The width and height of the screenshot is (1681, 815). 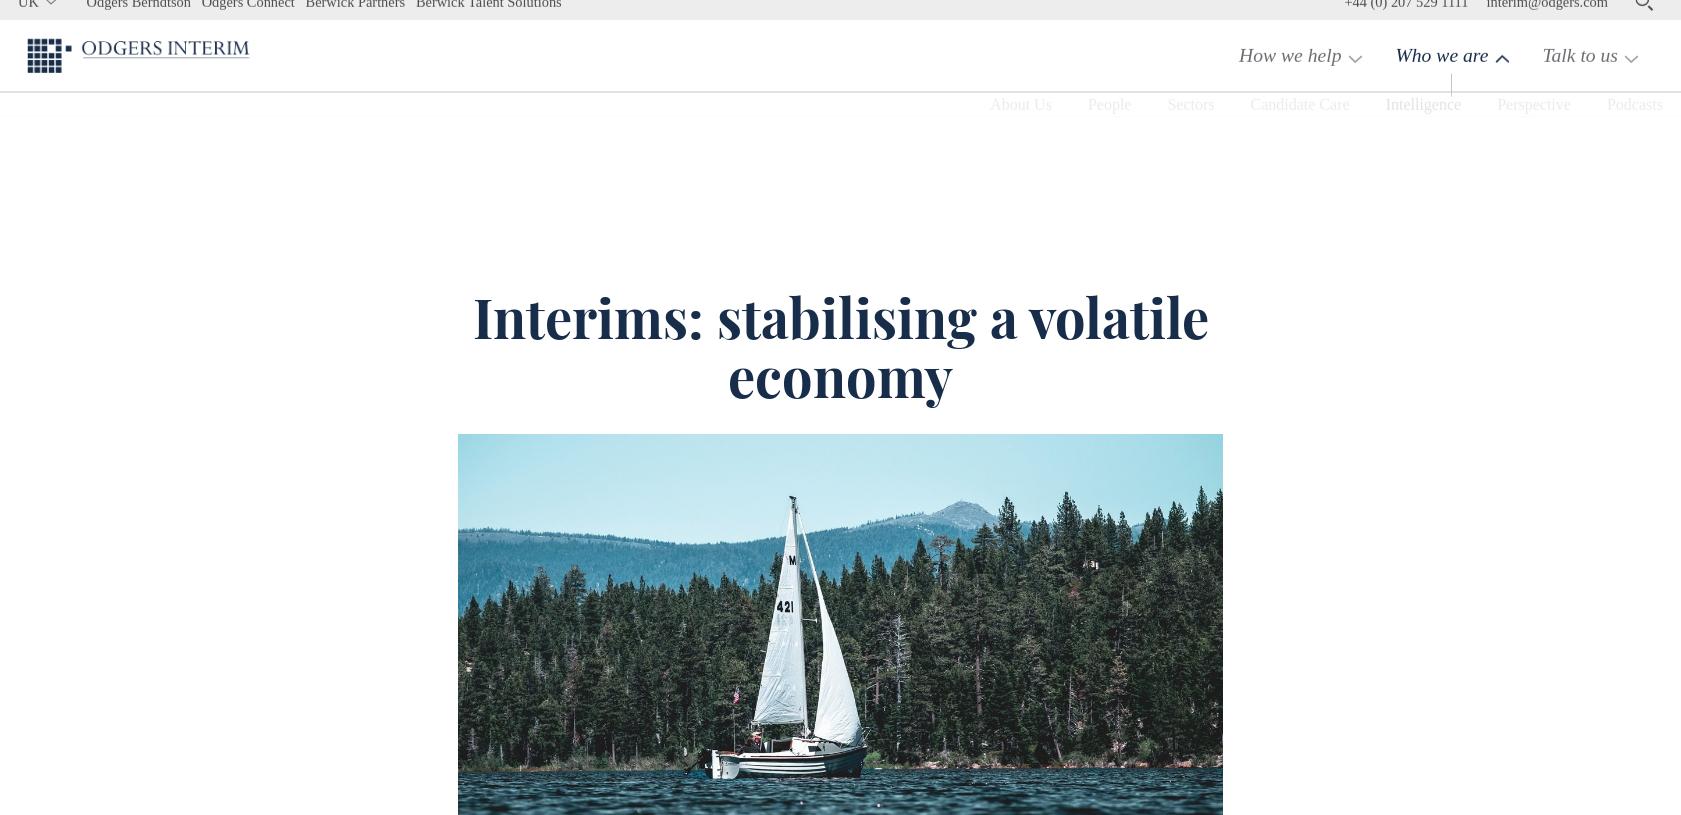 What do you see at coordinates (1035, 151) in the screenshot?
I see `'People'` at bounding box center [1035, 151].